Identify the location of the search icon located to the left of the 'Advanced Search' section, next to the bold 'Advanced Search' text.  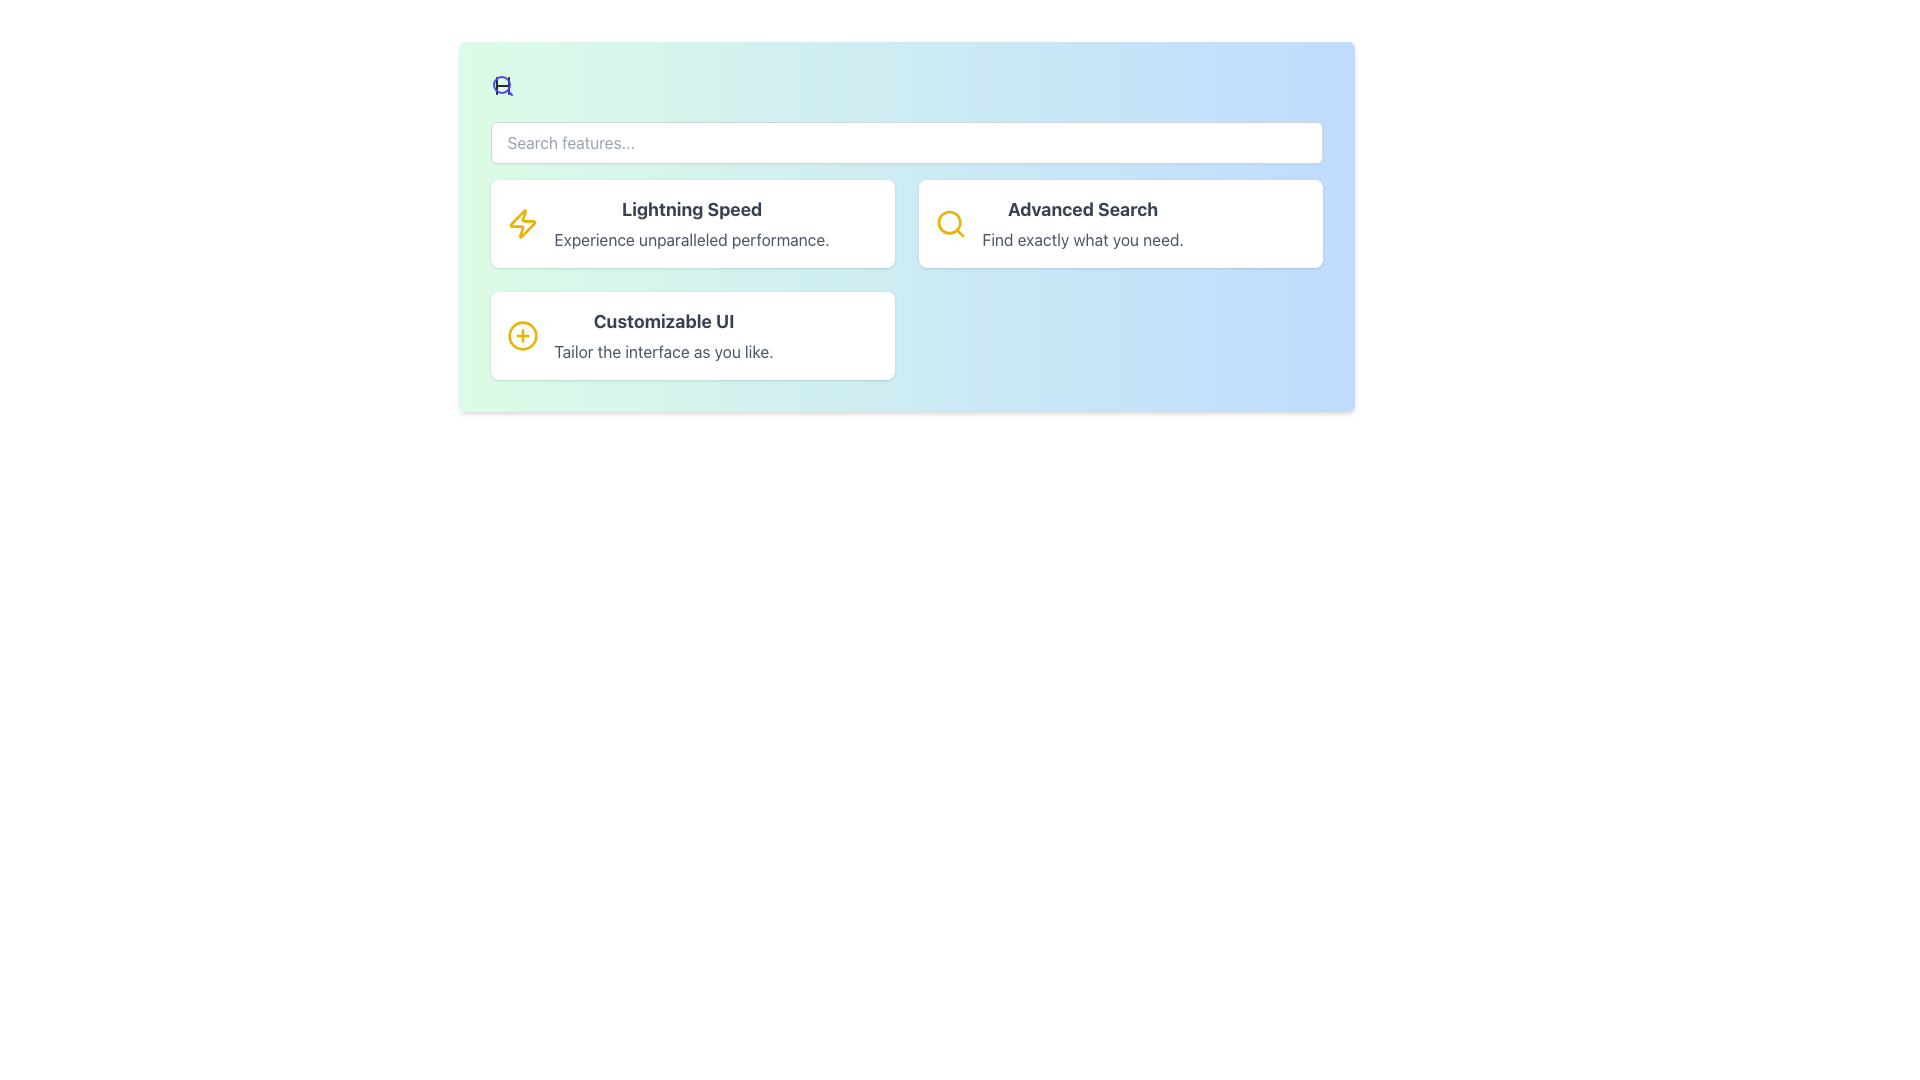
(949, 223).